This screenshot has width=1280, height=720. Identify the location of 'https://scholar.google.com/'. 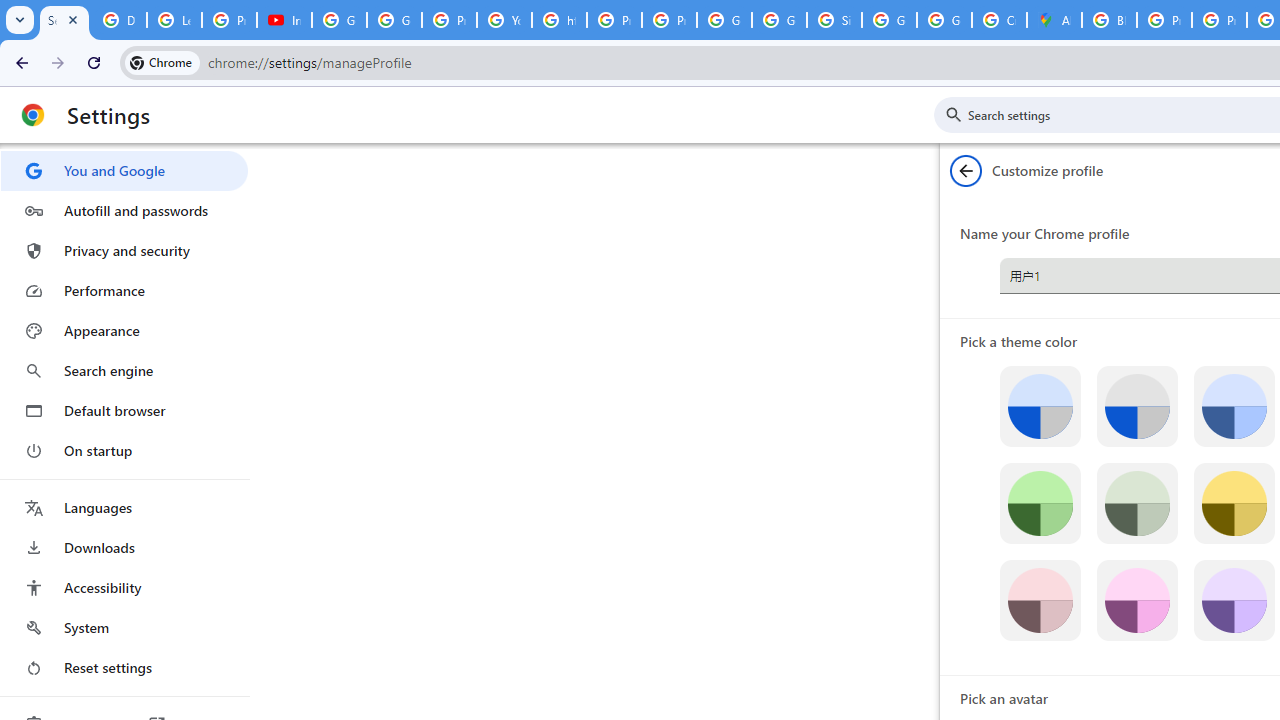
(560, 20).